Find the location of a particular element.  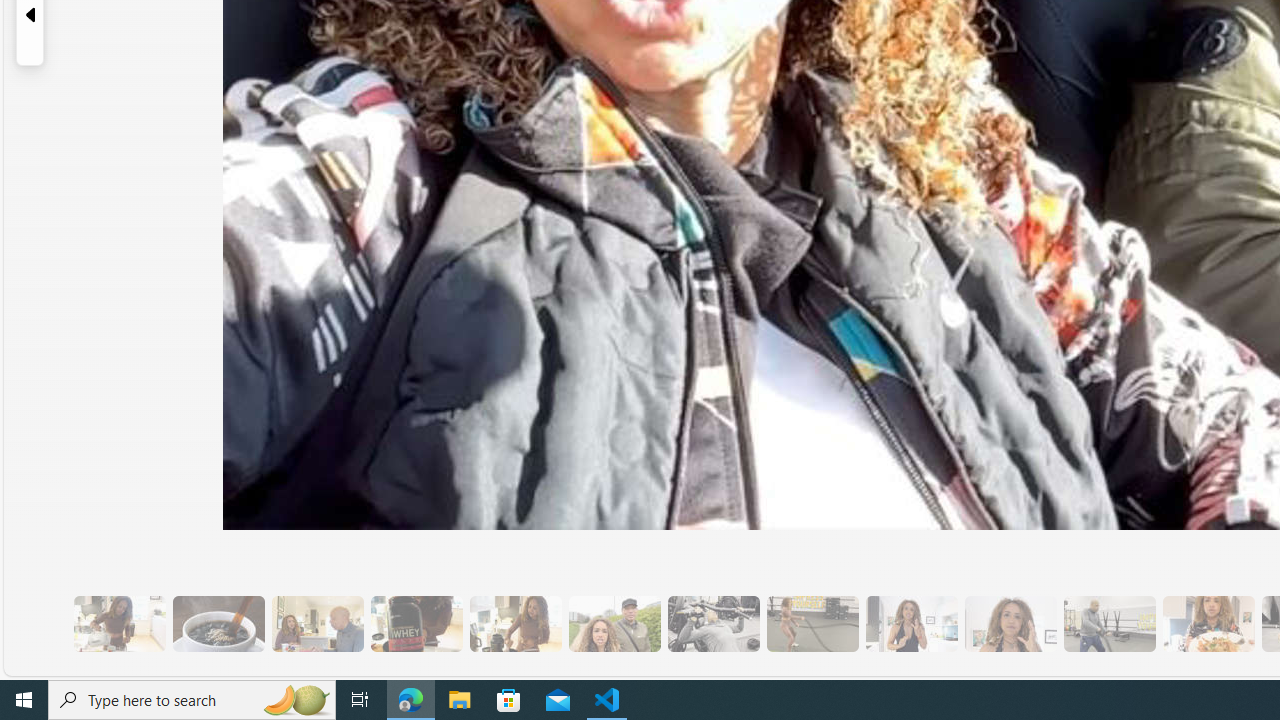

'6 Since Eating More Protein Her Training Has Improved' is located at coordinates (415, 623).